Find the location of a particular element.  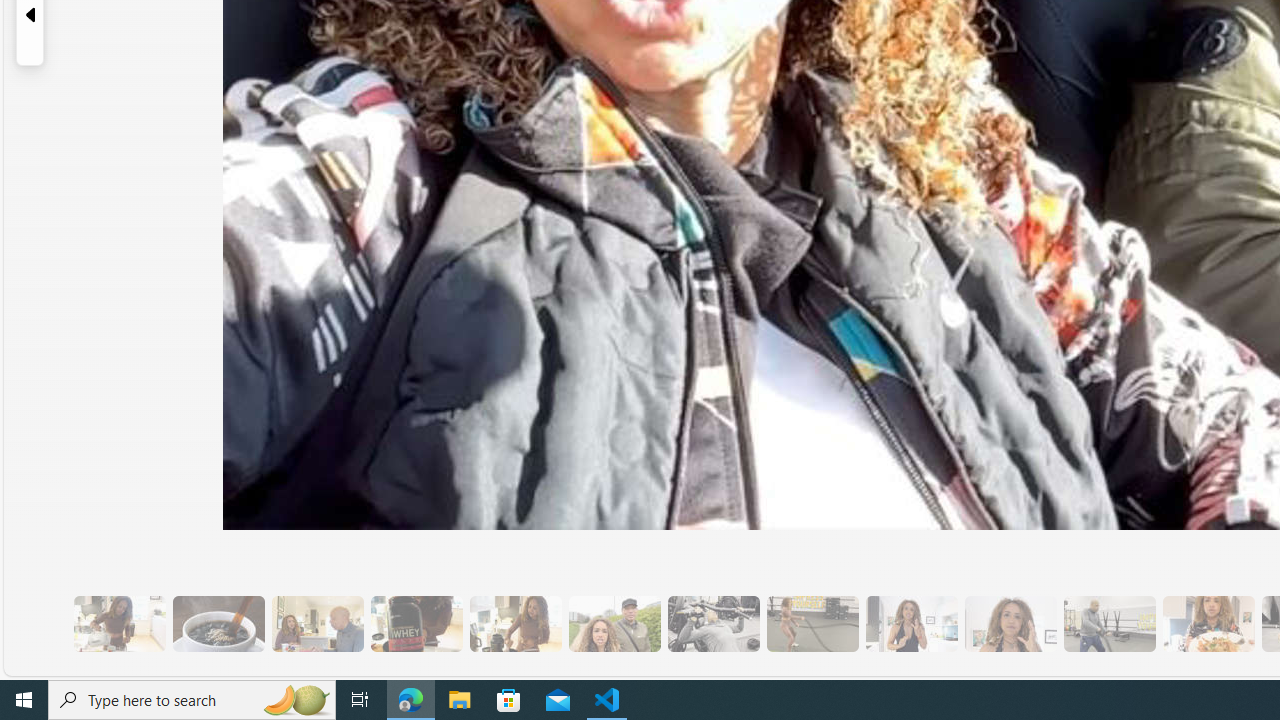

'6 Since Eating More Protein Her Training Has Improved' is located at coordinates (415, 623).